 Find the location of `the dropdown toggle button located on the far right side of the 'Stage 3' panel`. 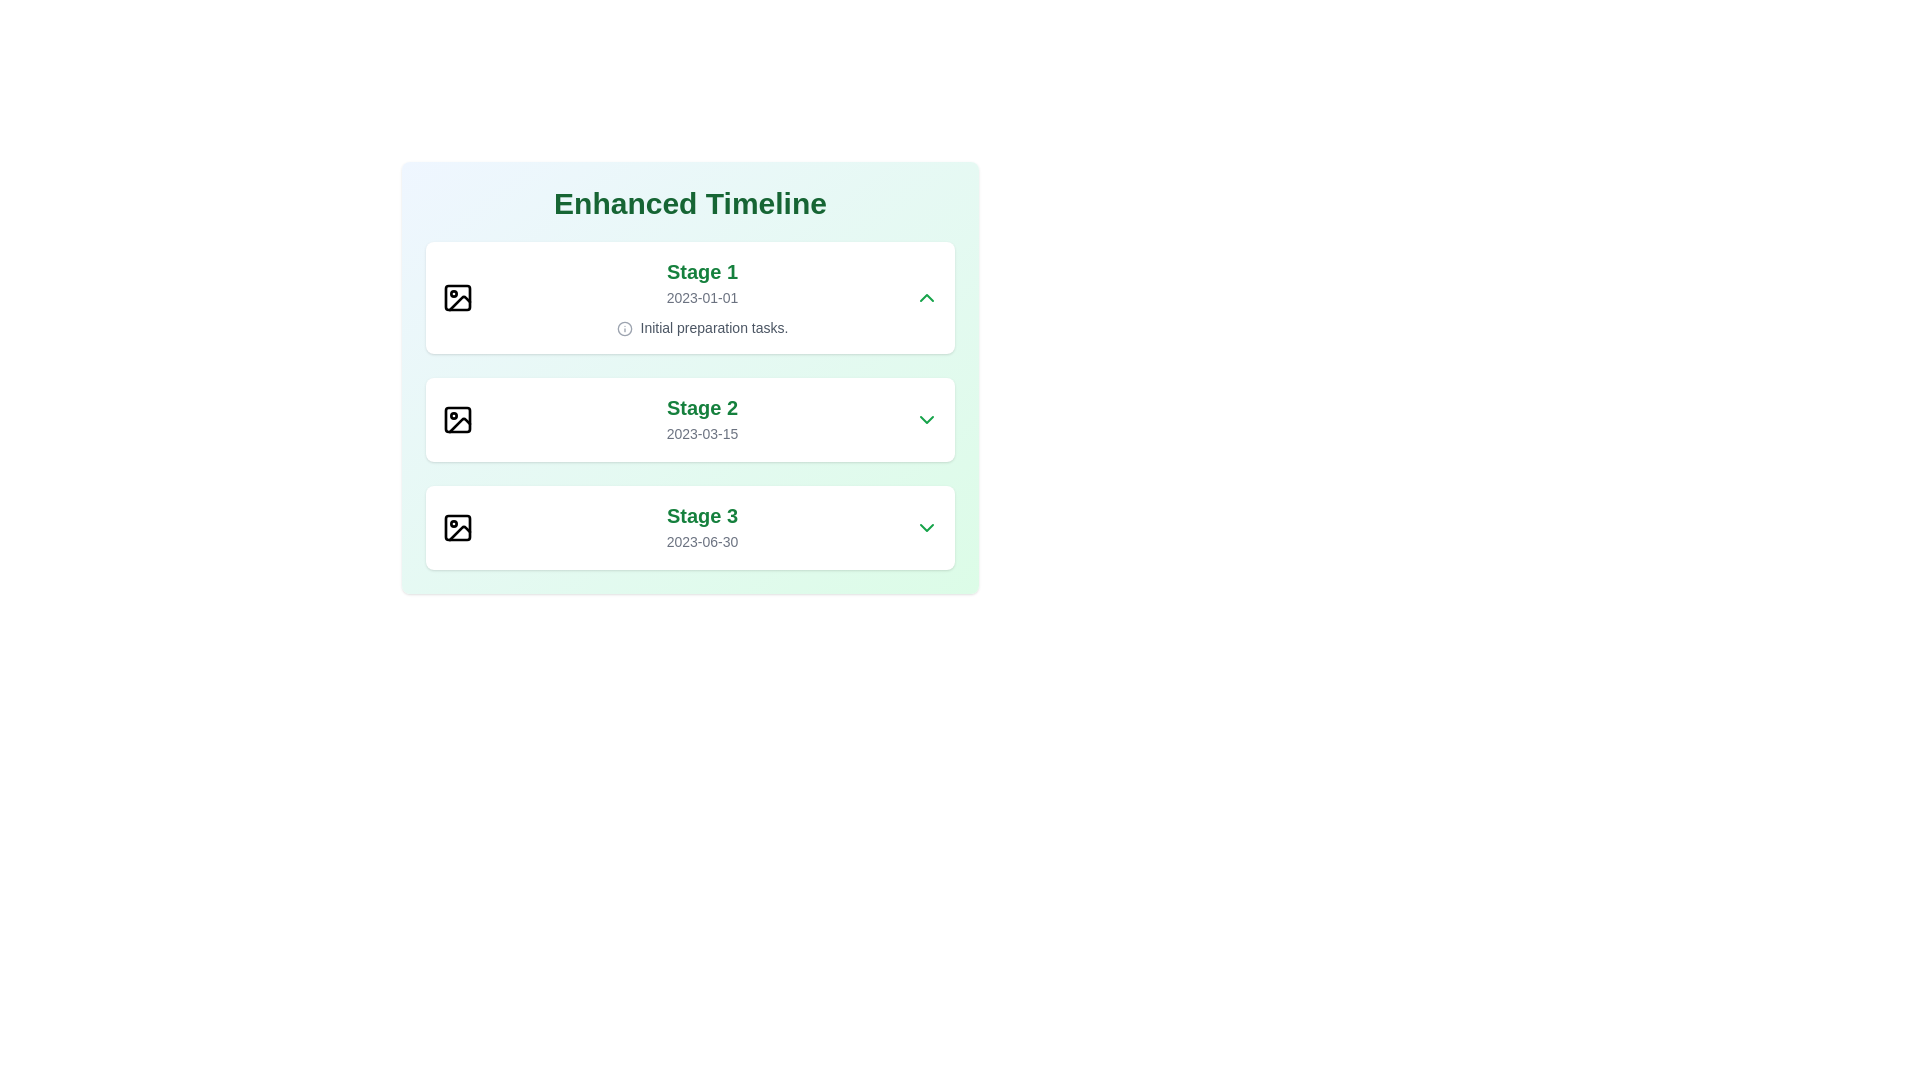

the dropdown toggle button located on the far right side of the 'Stage 3' panel is located at coordinates (925, 527).